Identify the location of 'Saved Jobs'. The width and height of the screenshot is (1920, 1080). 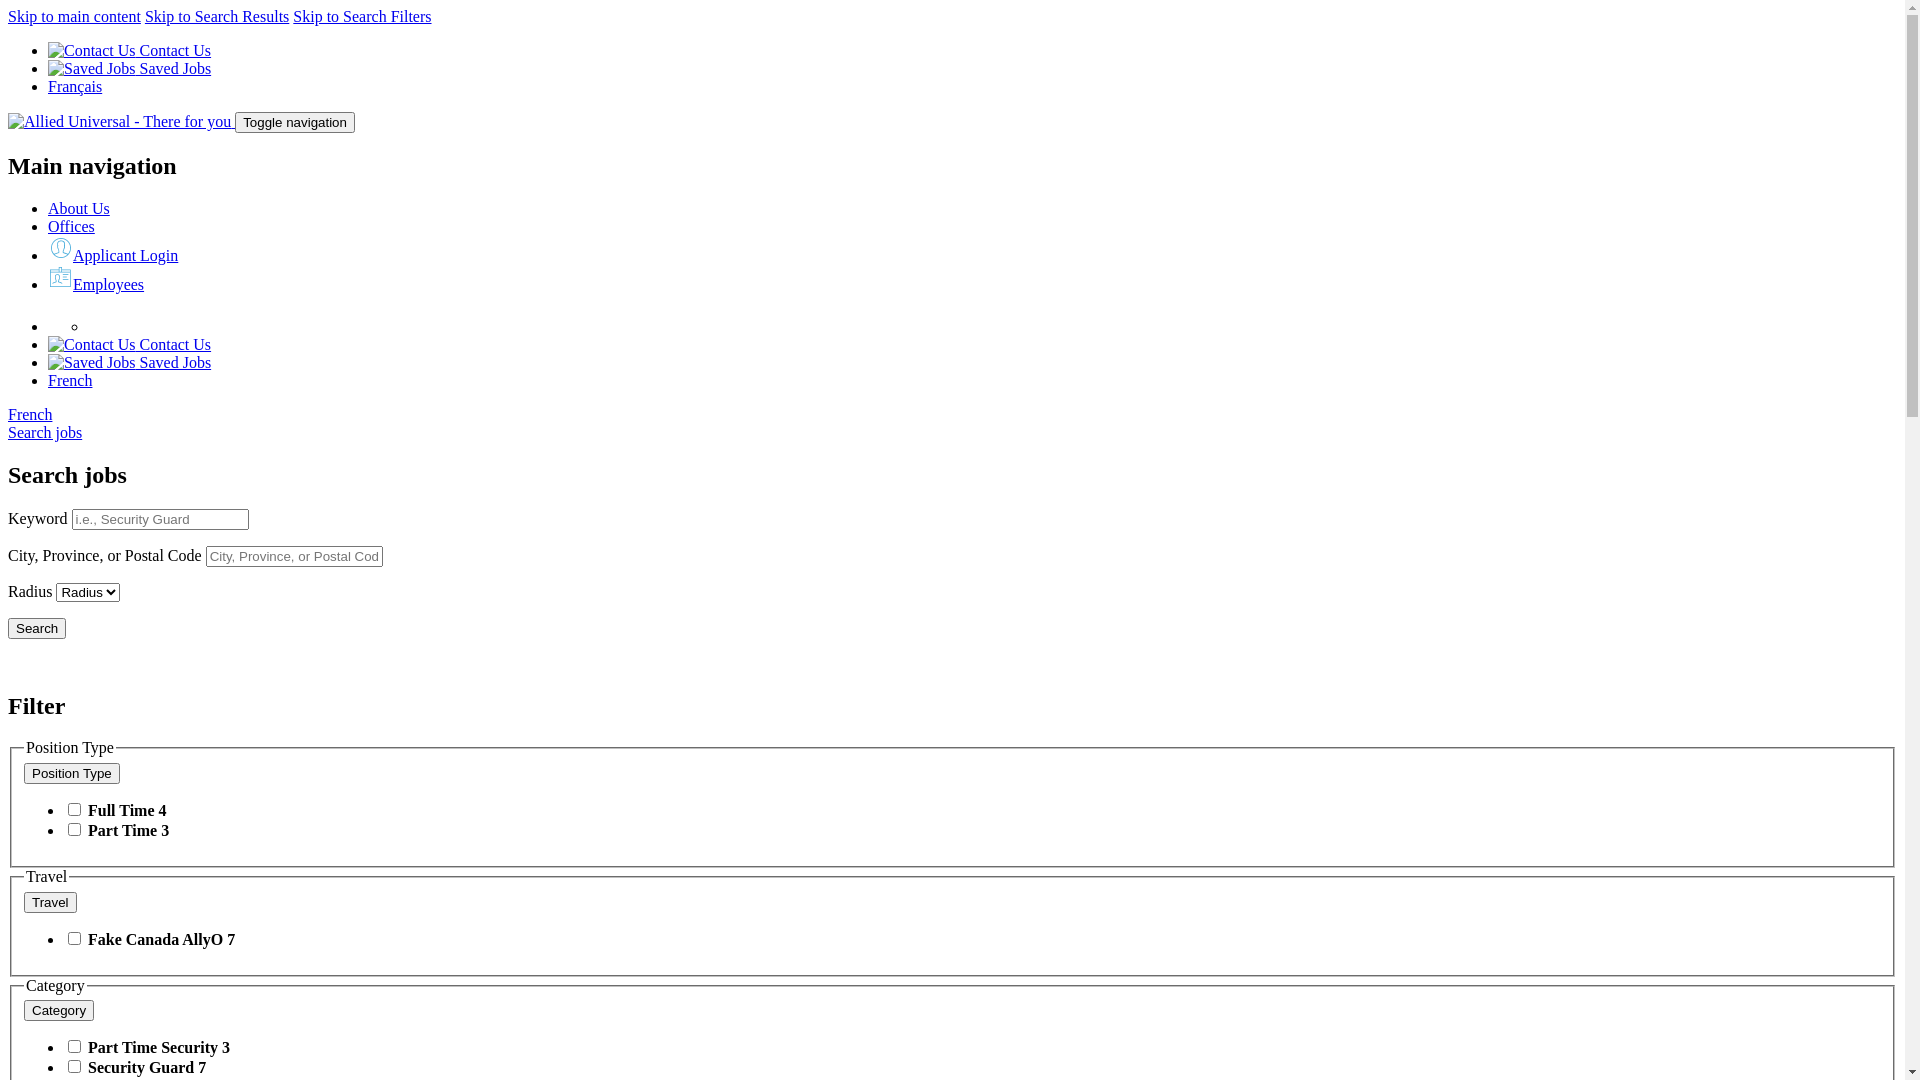
(128, 67).